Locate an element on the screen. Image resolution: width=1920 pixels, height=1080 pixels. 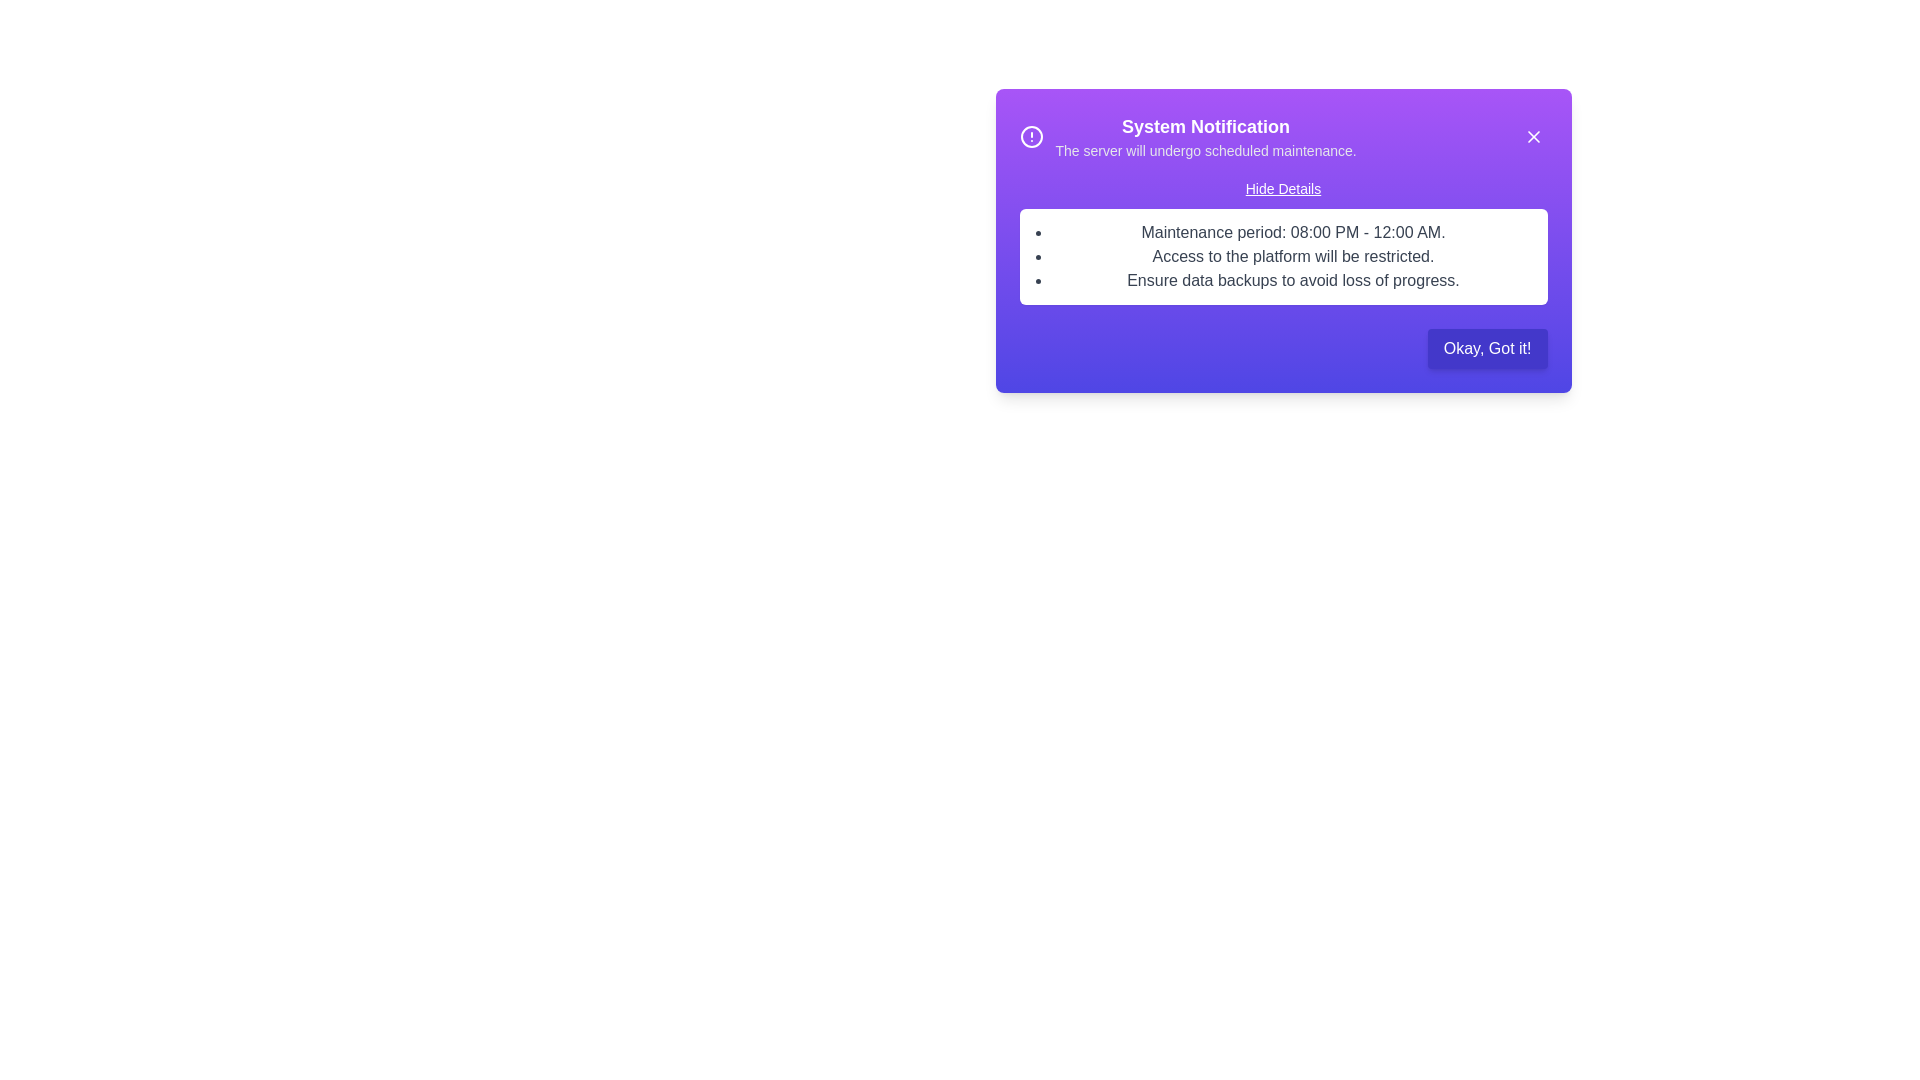
the 'Okay, Got it!' button to acknowledge the notification is located at coordinates (1487, 347).